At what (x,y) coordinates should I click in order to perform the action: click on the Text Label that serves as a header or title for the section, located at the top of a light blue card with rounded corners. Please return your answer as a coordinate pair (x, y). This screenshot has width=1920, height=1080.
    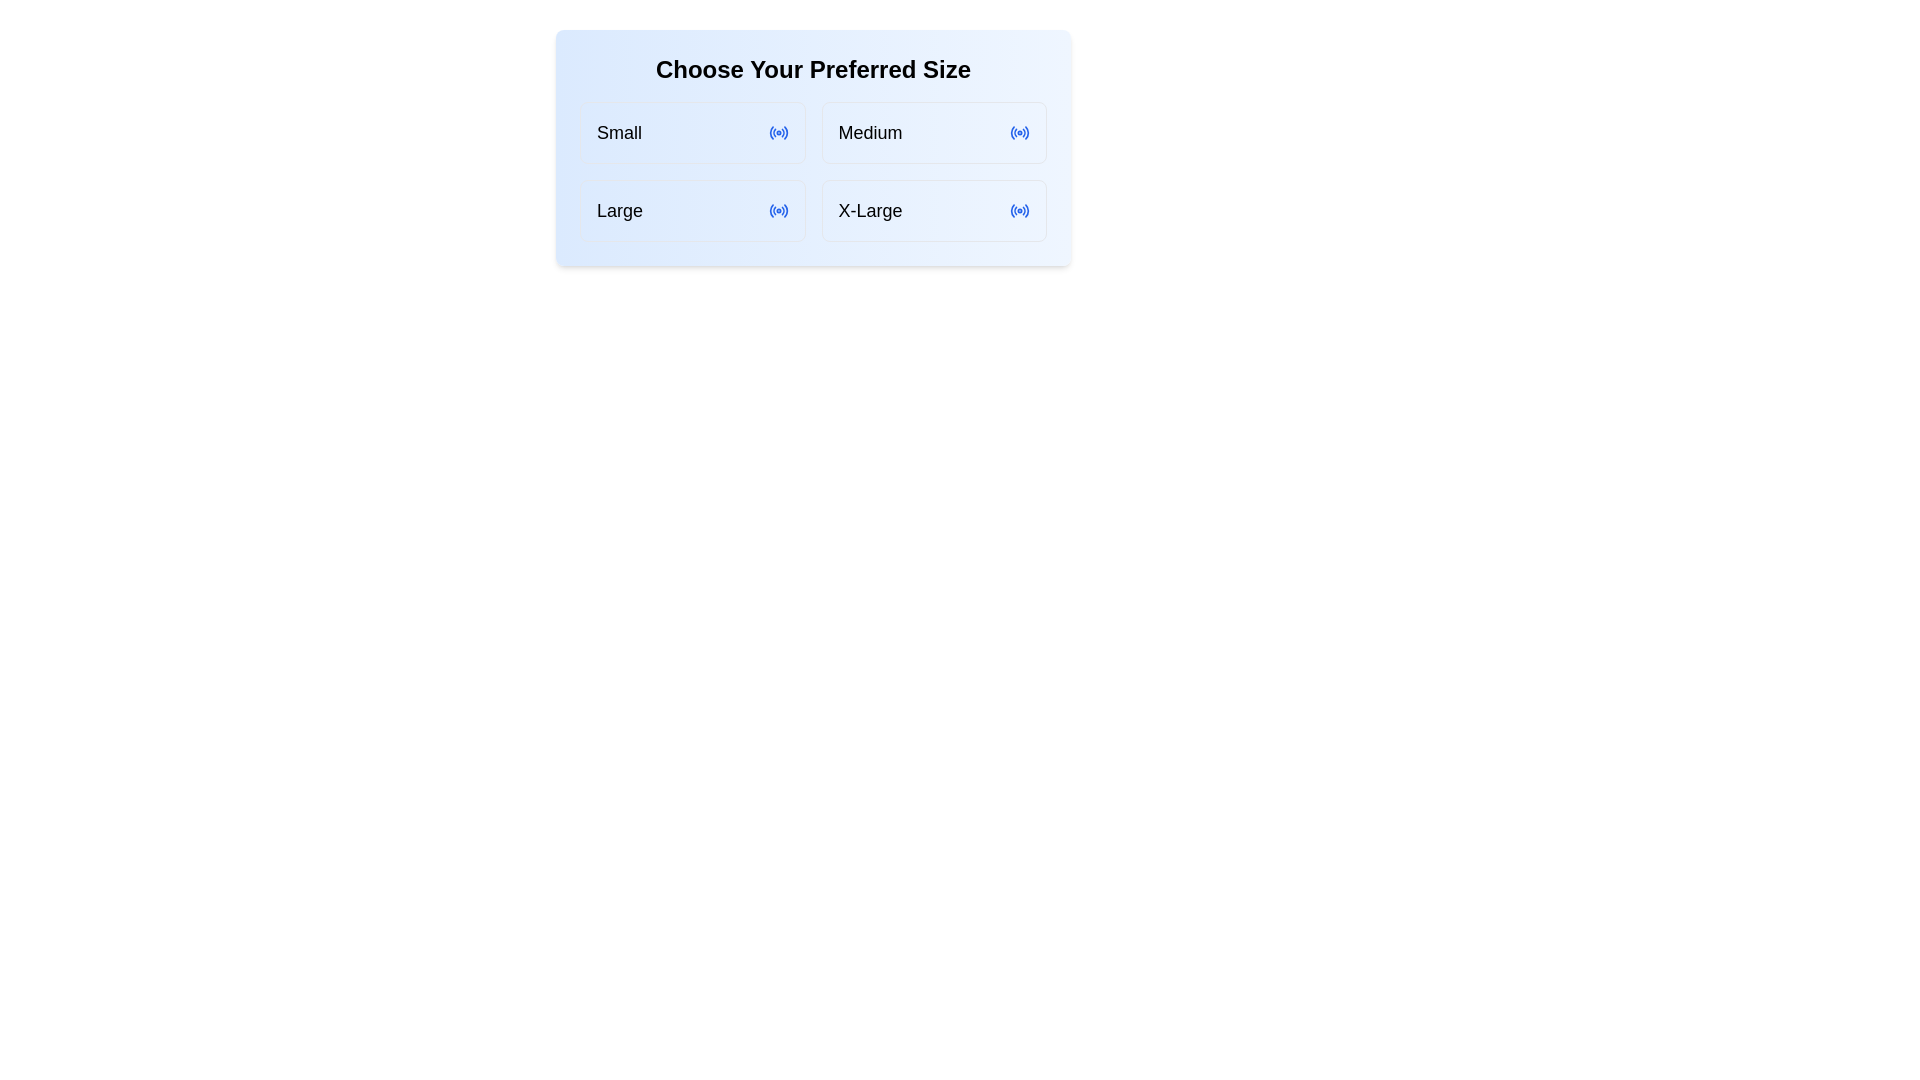
    Looking at the image, I should click on (813, 68).